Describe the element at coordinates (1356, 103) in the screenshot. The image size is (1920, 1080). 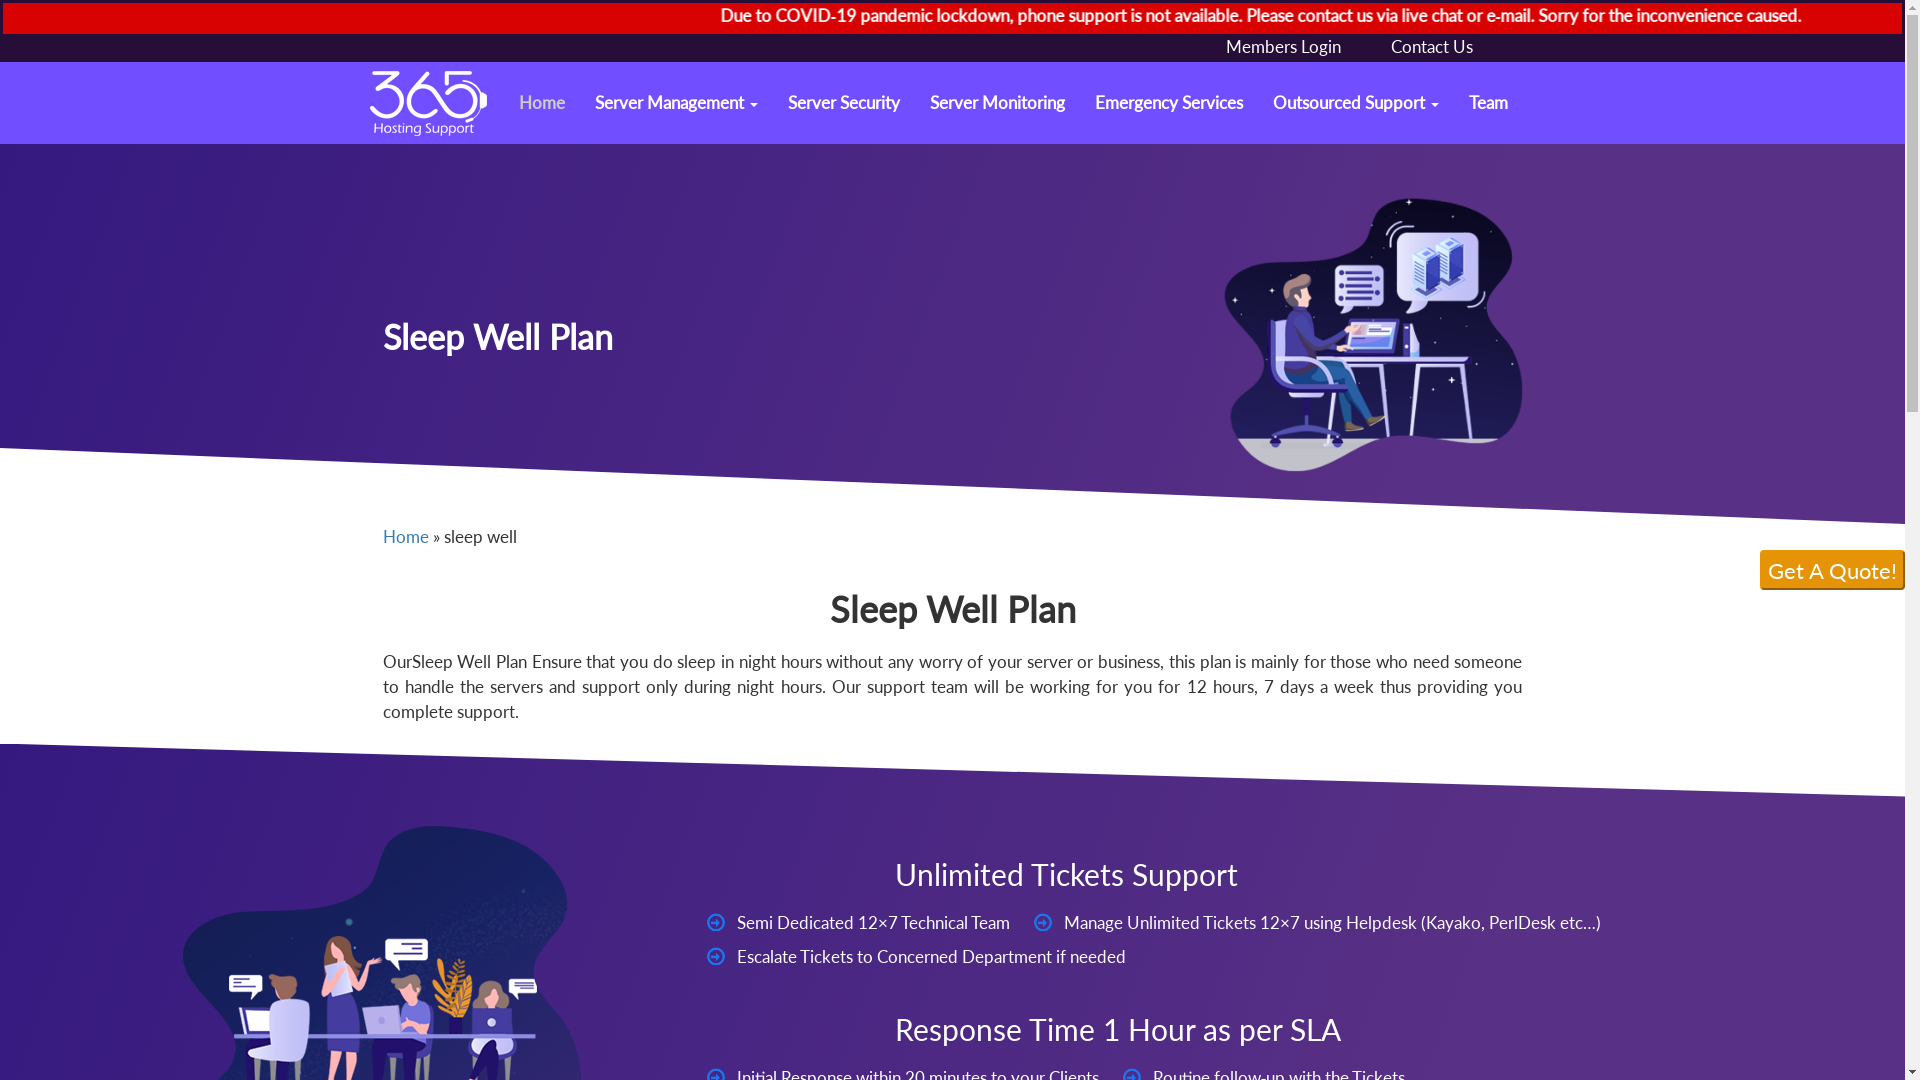
I see `'Outsourced Support'` at that location.